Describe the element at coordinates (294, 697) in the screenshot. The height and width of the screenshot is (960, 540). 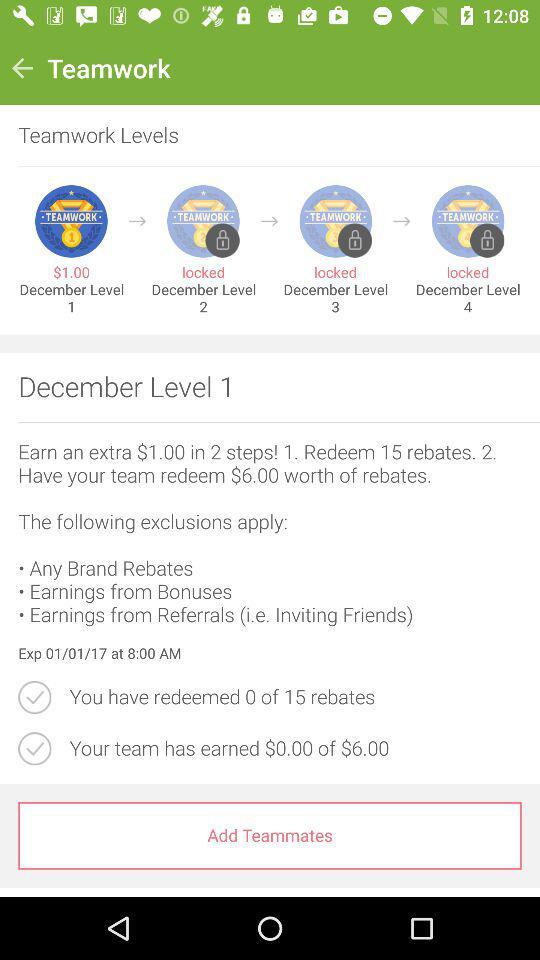
I see `you have redeemed item` at that location.